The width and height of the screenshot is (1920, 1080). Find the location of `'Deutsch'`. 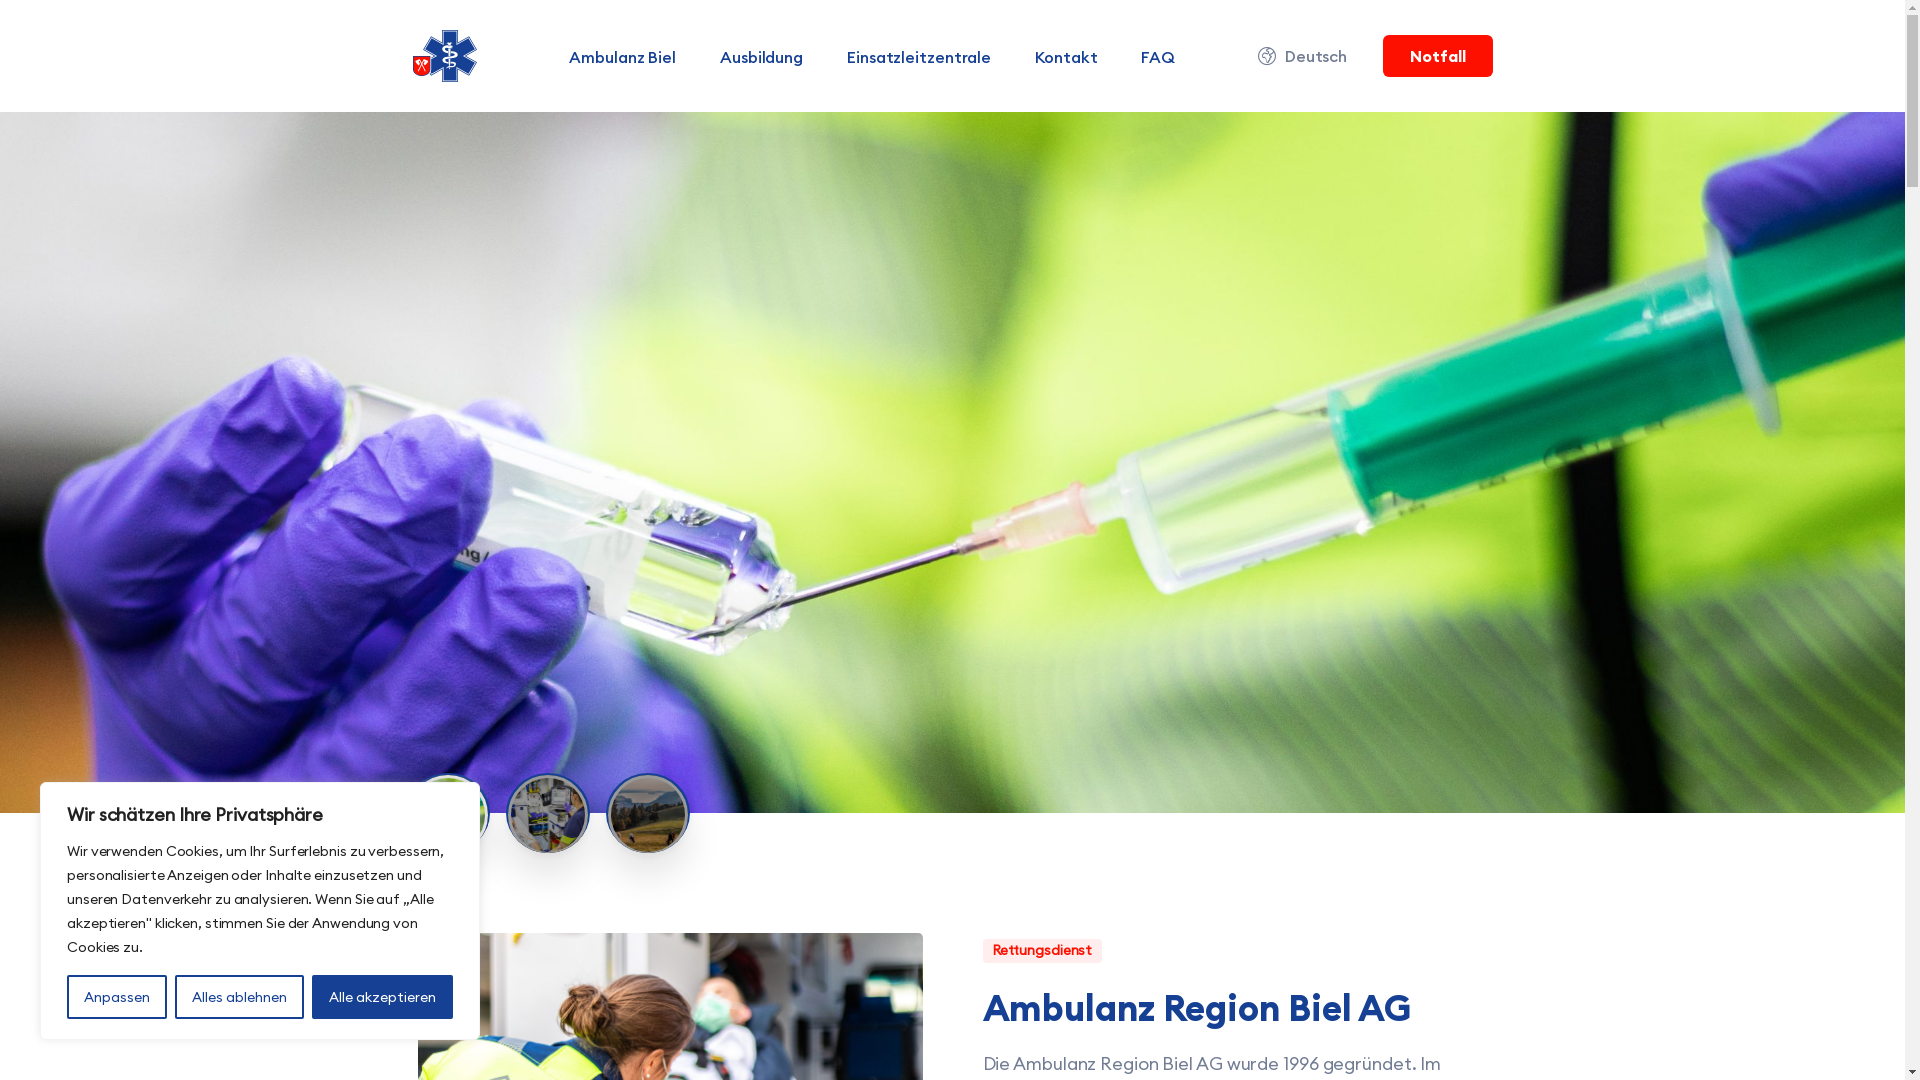

'Deutsch' is located at coordinates (1304, 55).